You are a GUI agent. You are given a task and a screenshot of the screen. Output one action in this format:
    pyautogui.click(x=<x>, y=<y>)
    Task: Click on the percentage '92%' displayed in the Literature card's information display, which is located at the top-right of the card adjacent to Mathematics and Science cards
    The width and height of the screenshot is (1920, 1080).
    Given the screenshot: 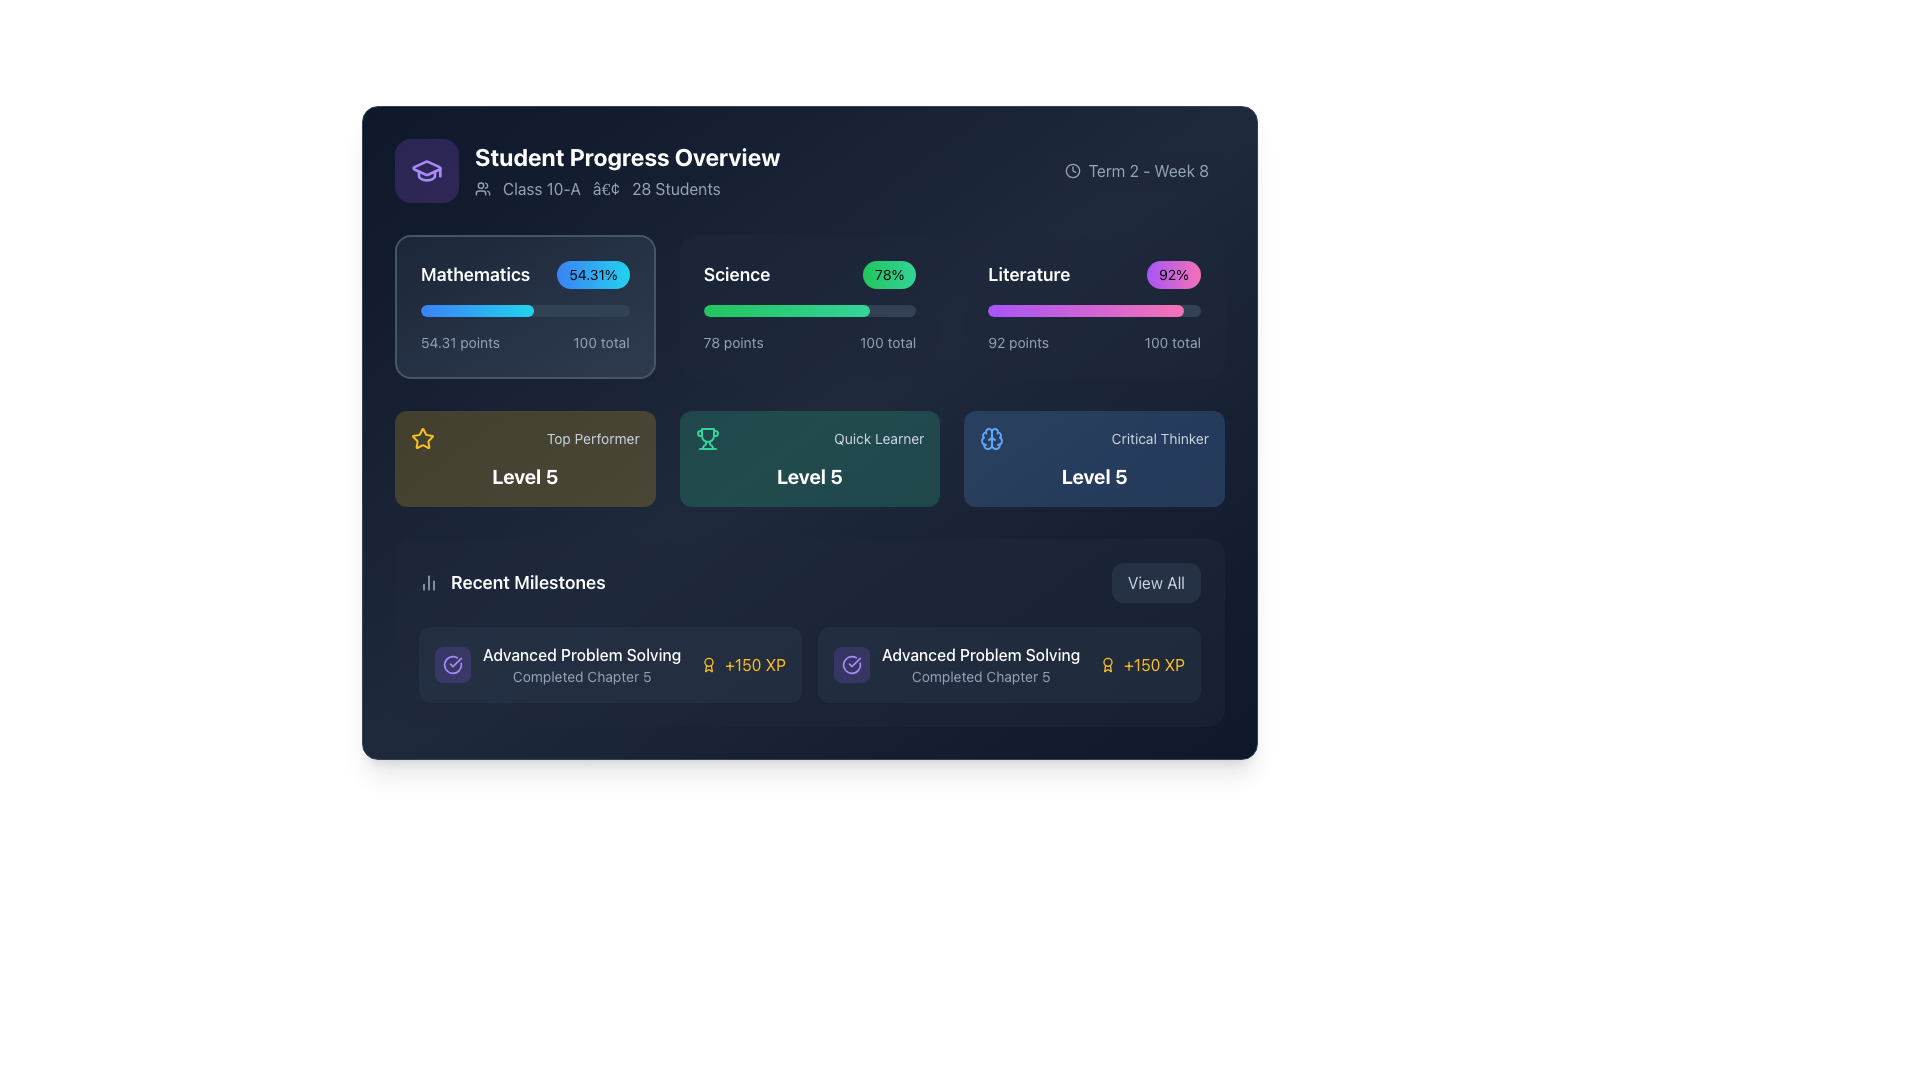 What is the action you would take?
    pyautogui.click(x=1093, y=274)
    